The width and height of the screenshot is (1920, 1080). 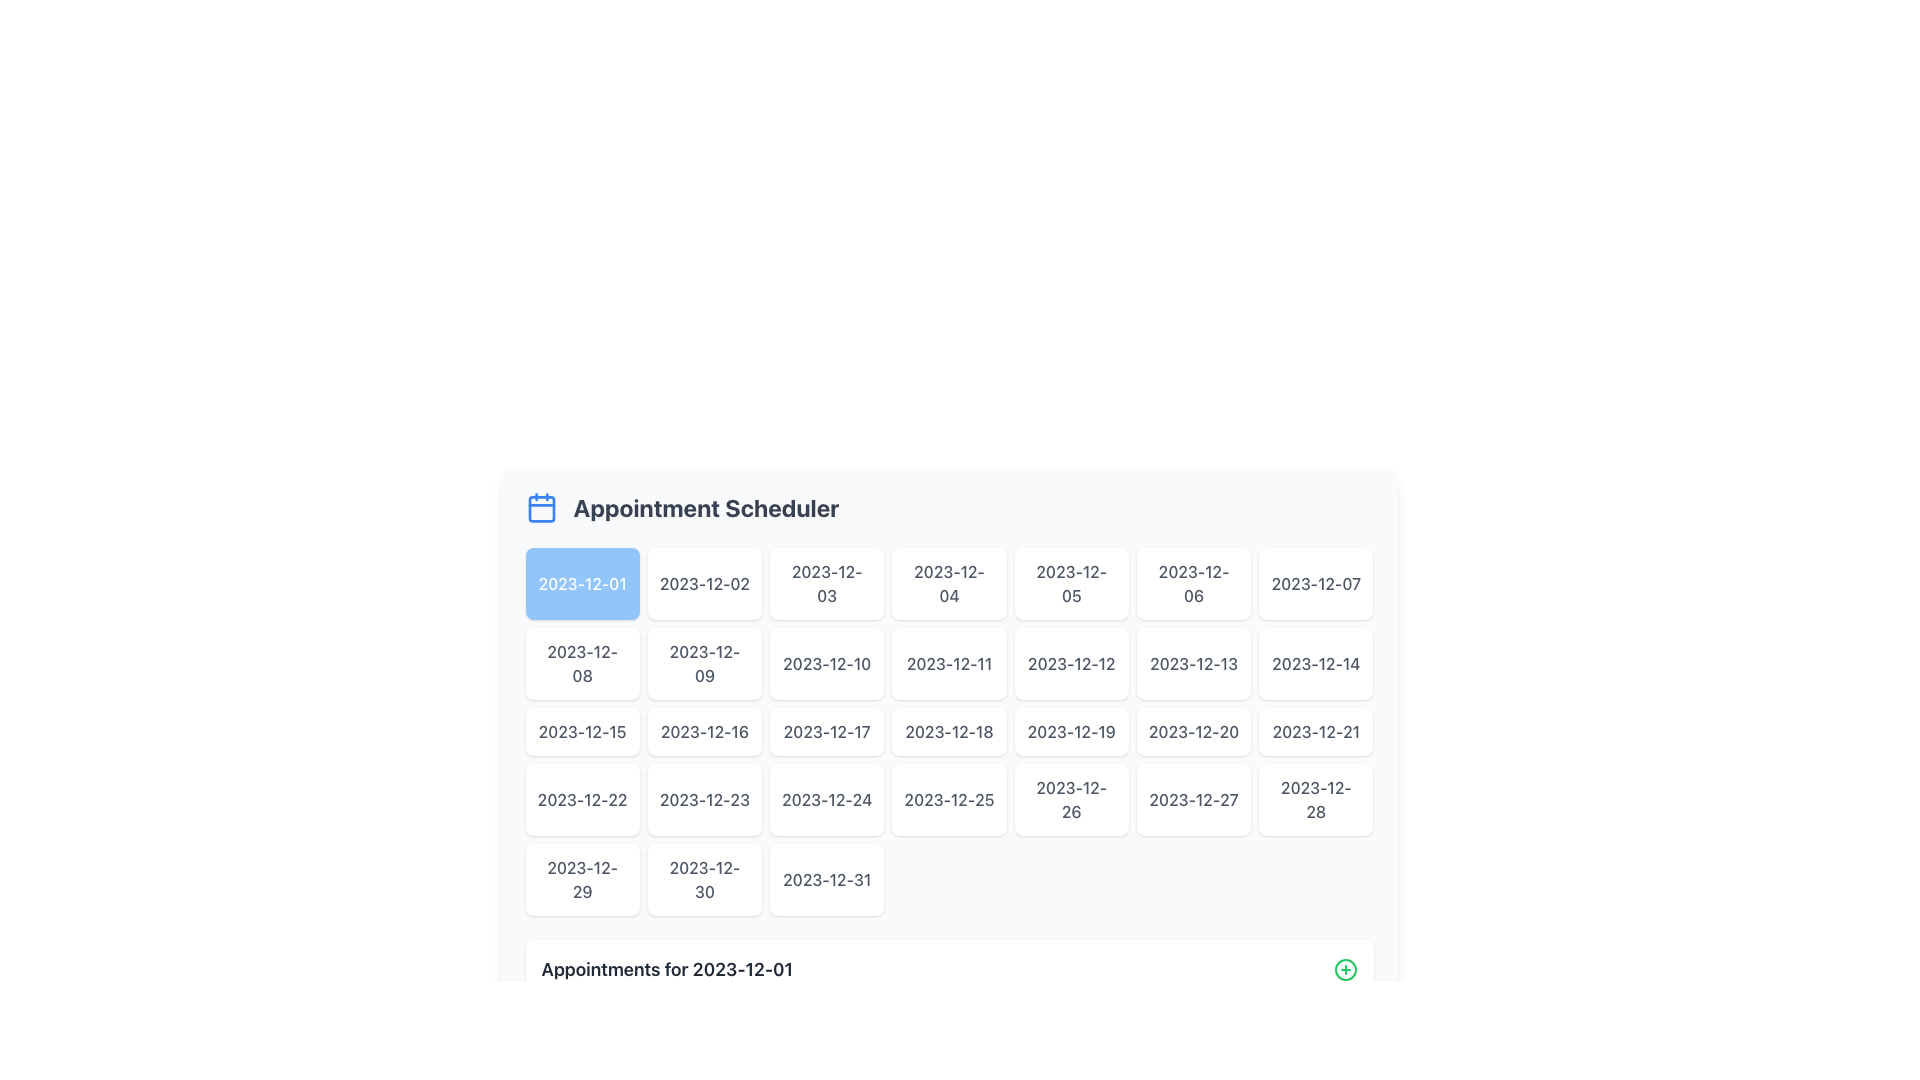 I want to click on the rectangular button labeled '2023-12-14' to change its background color, so click(x=1316, y=663).